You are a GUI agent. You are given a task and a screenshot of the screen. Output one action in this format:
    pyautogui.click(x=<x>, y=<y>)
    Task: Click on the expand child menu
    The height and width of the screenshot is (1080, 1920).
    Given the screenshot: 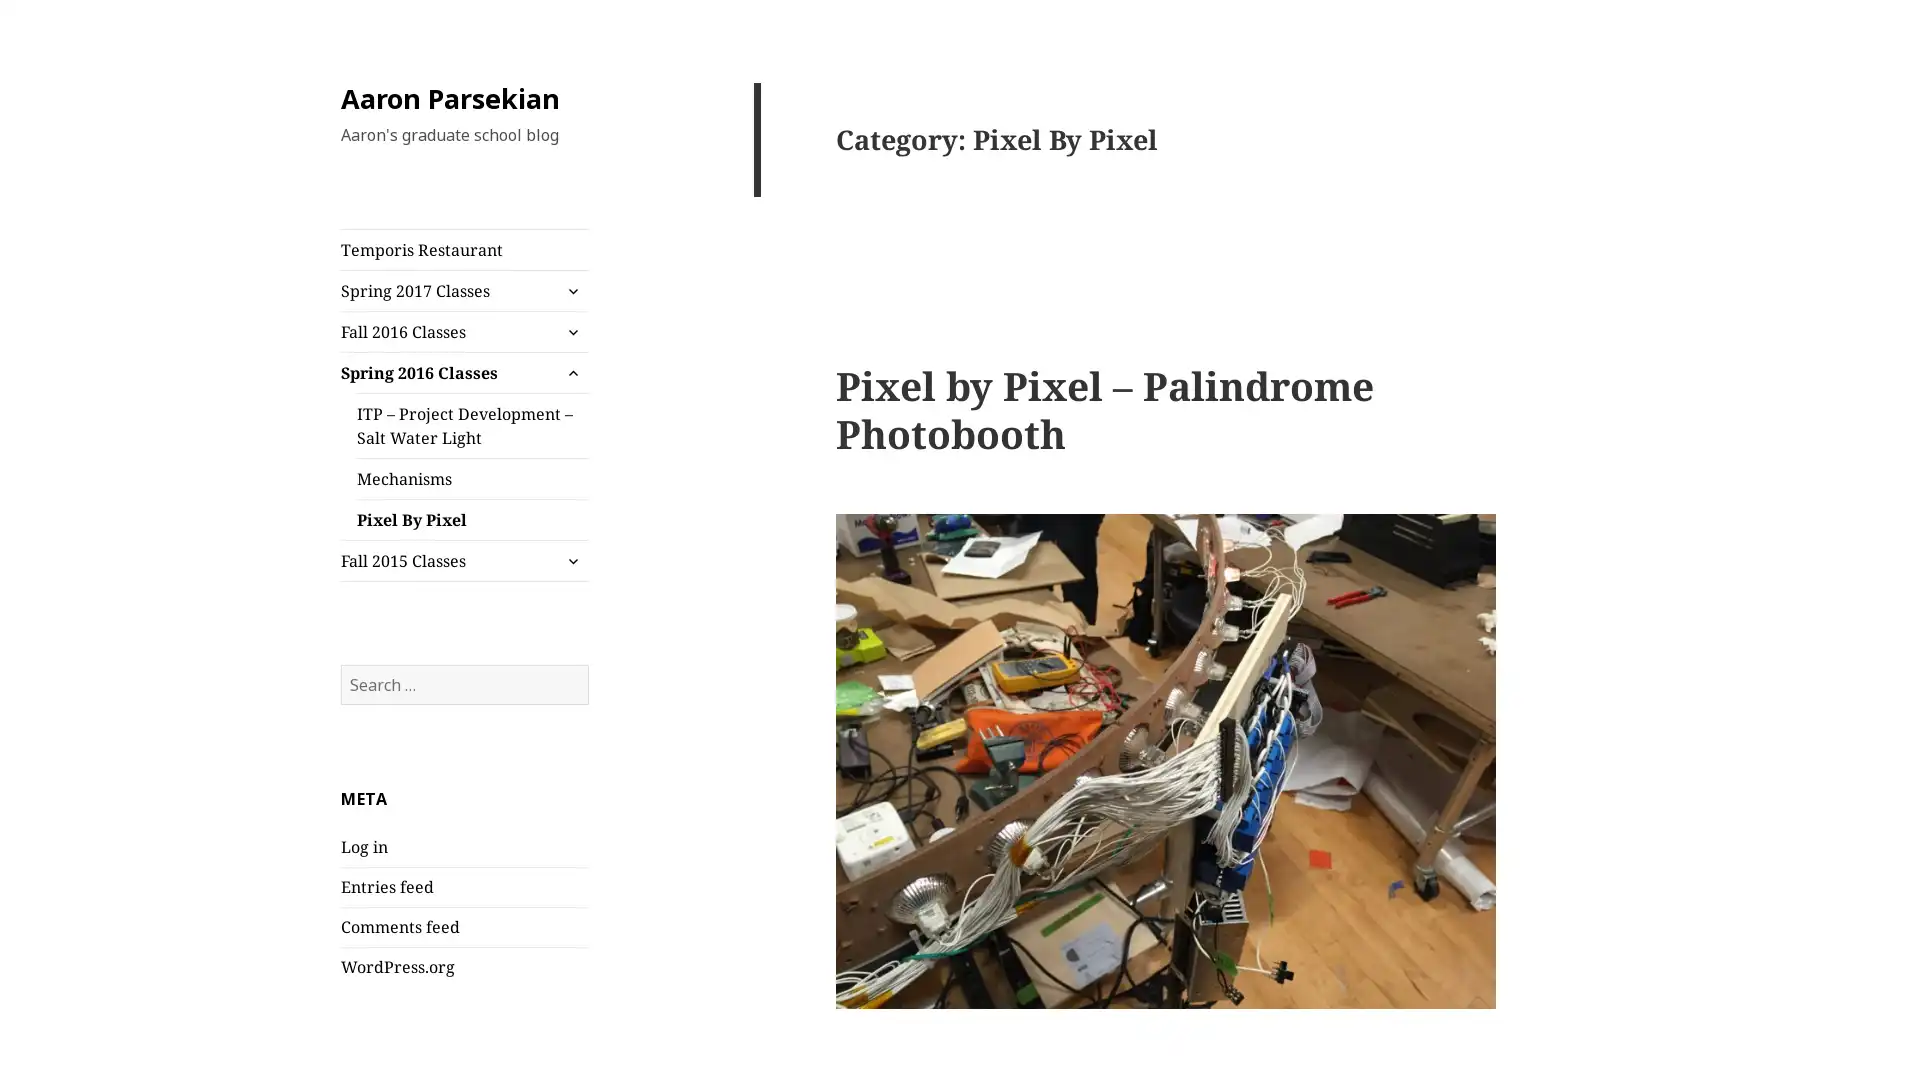 What is the action you would take?
    pyautogui.click(x=570, y=373)
    